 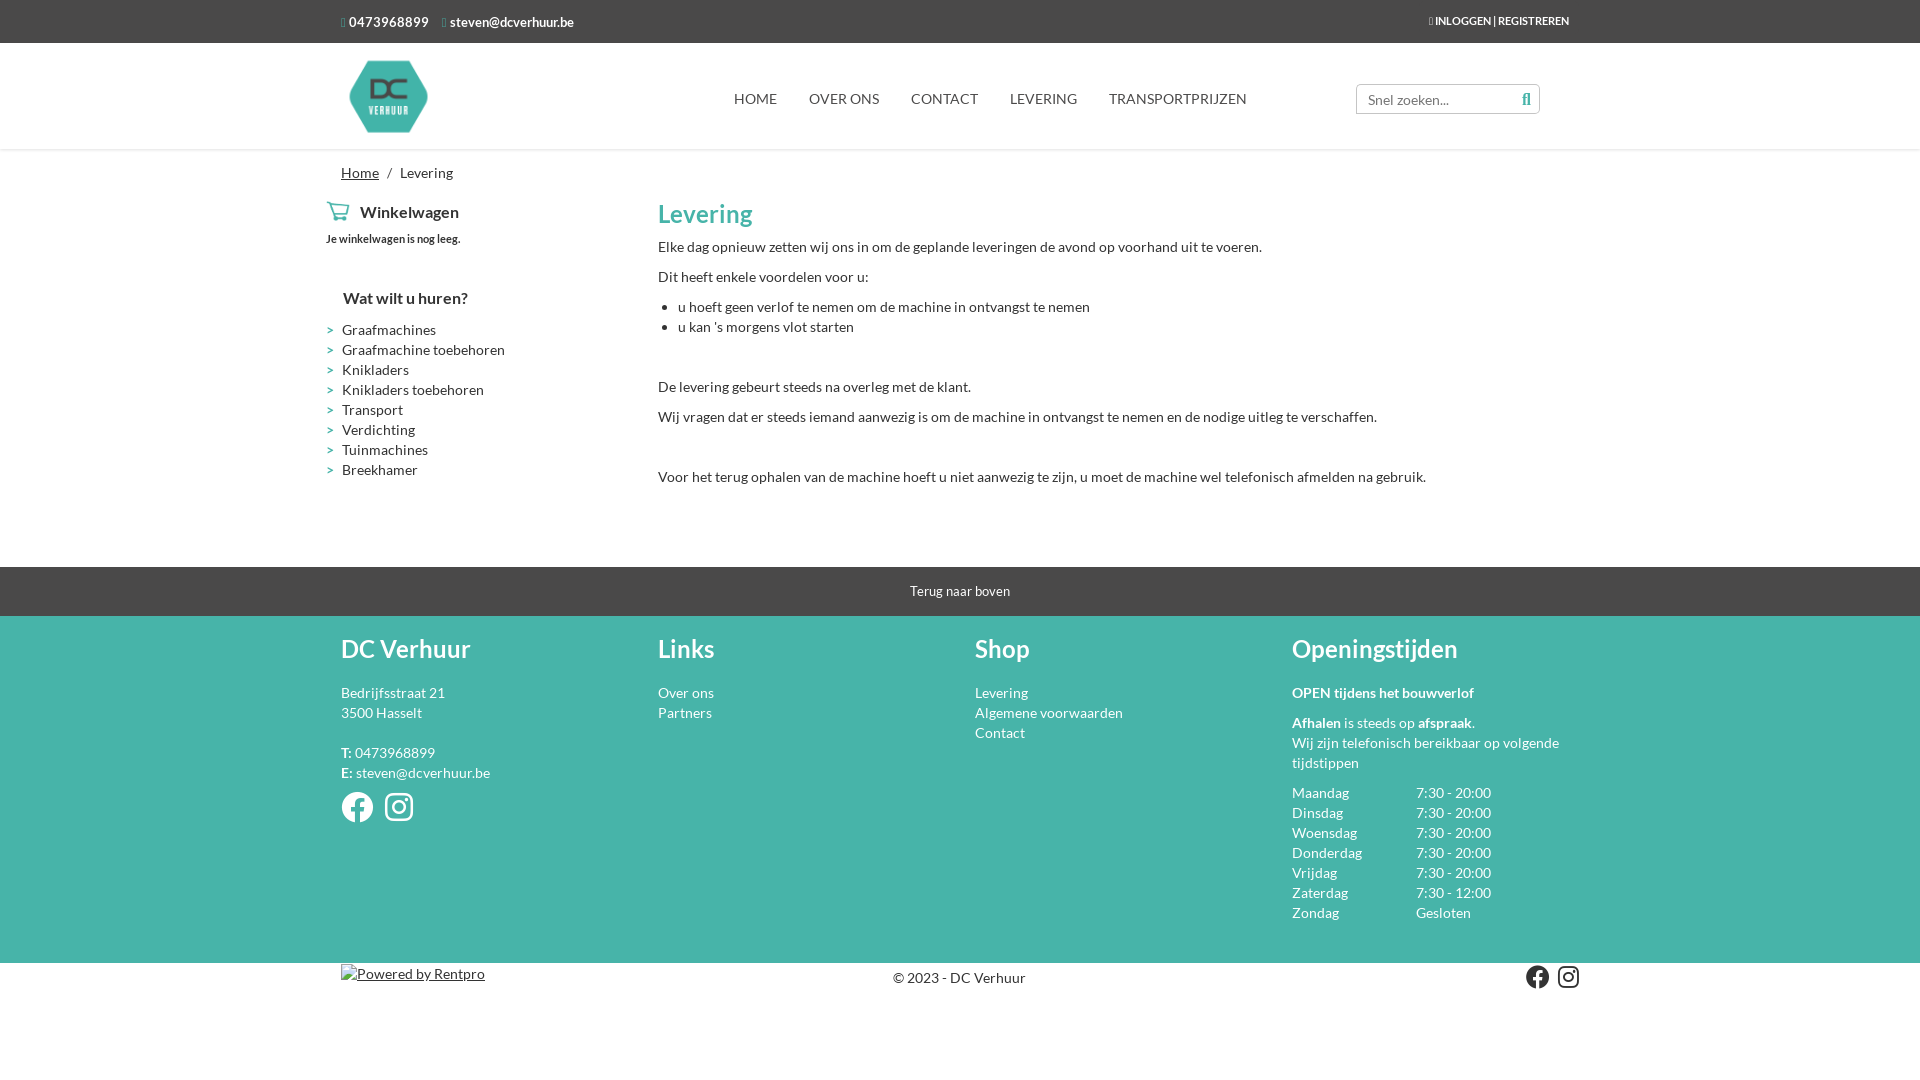 What do you see at coordinates (388, 328) in the screenshot?
I see `'Graafmachines'` at bounding box center [388, 328].